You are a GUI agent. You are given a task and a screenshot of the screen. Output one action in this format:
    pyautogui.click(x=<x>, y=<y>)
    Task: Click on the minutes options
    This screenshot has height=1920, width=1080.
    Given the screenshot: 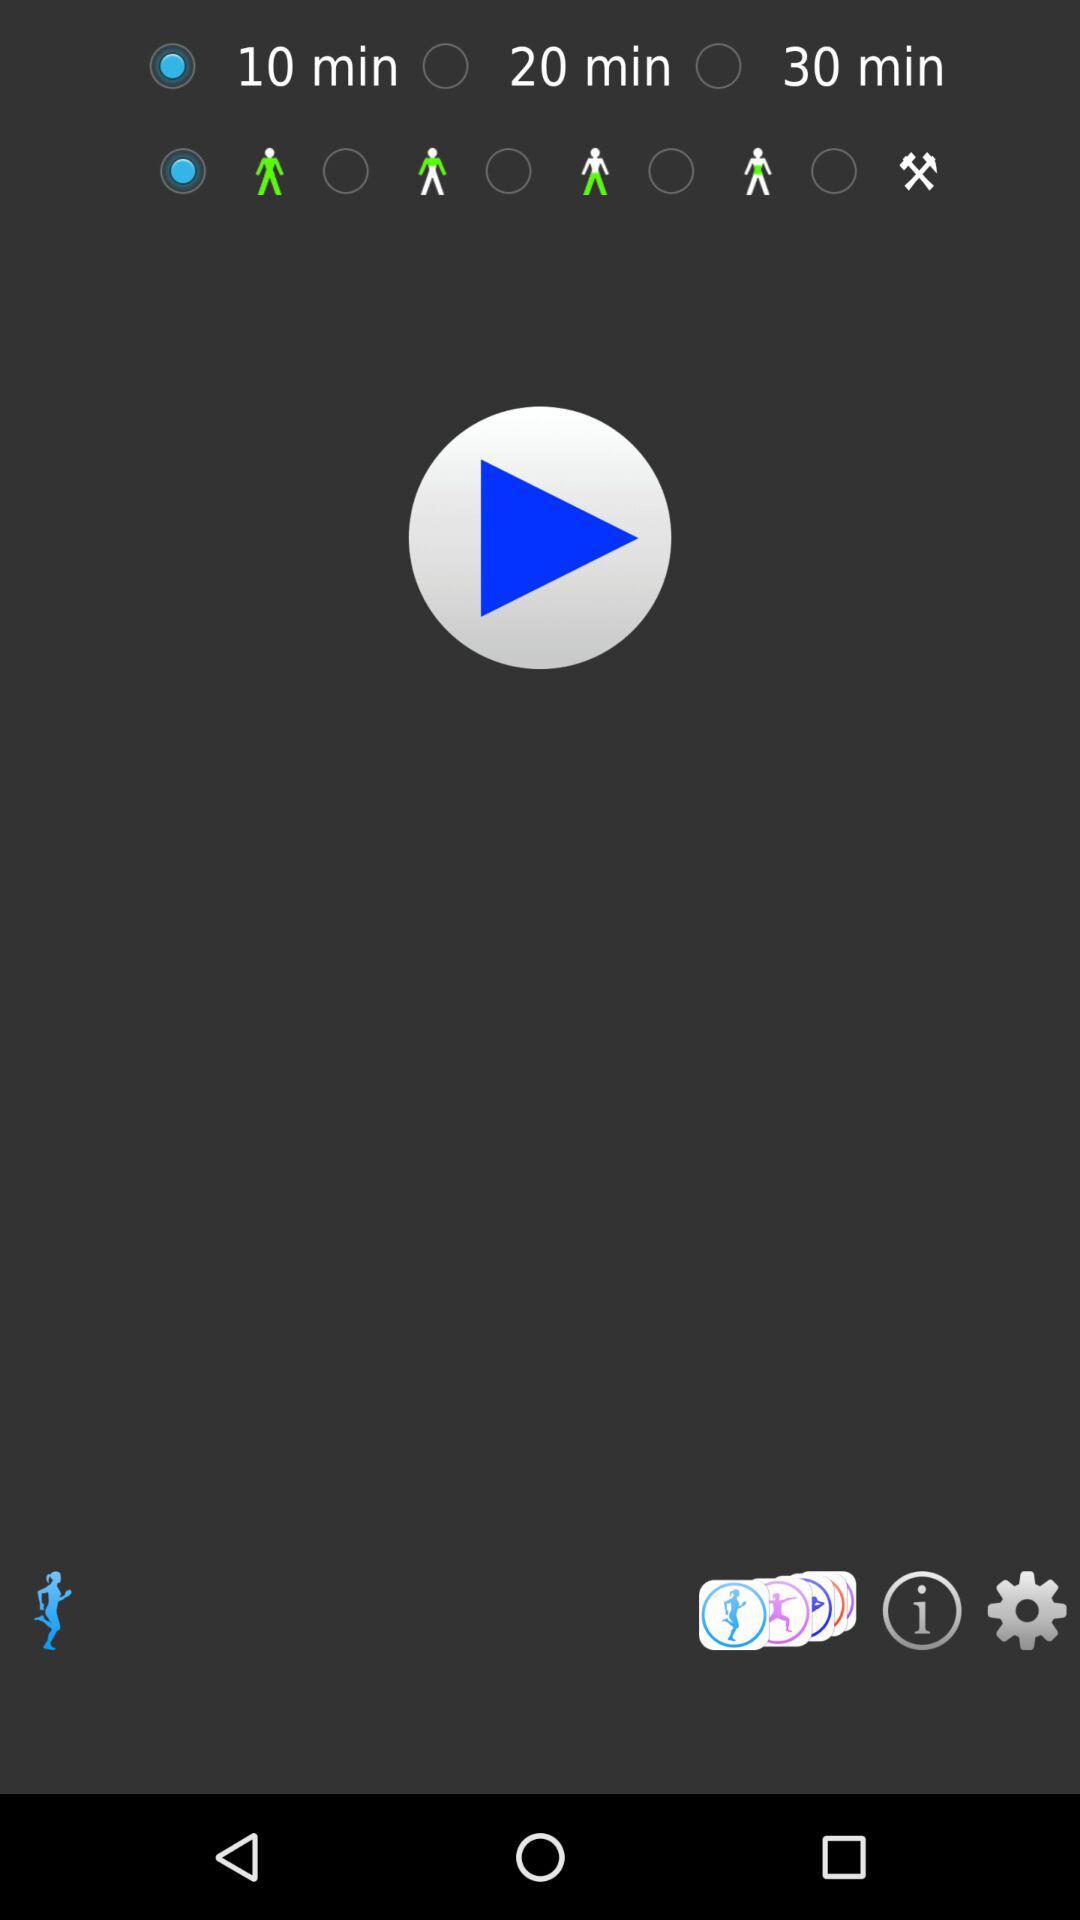 What is the action you would take?
    pyautogui.click(x=455, y=66)
    